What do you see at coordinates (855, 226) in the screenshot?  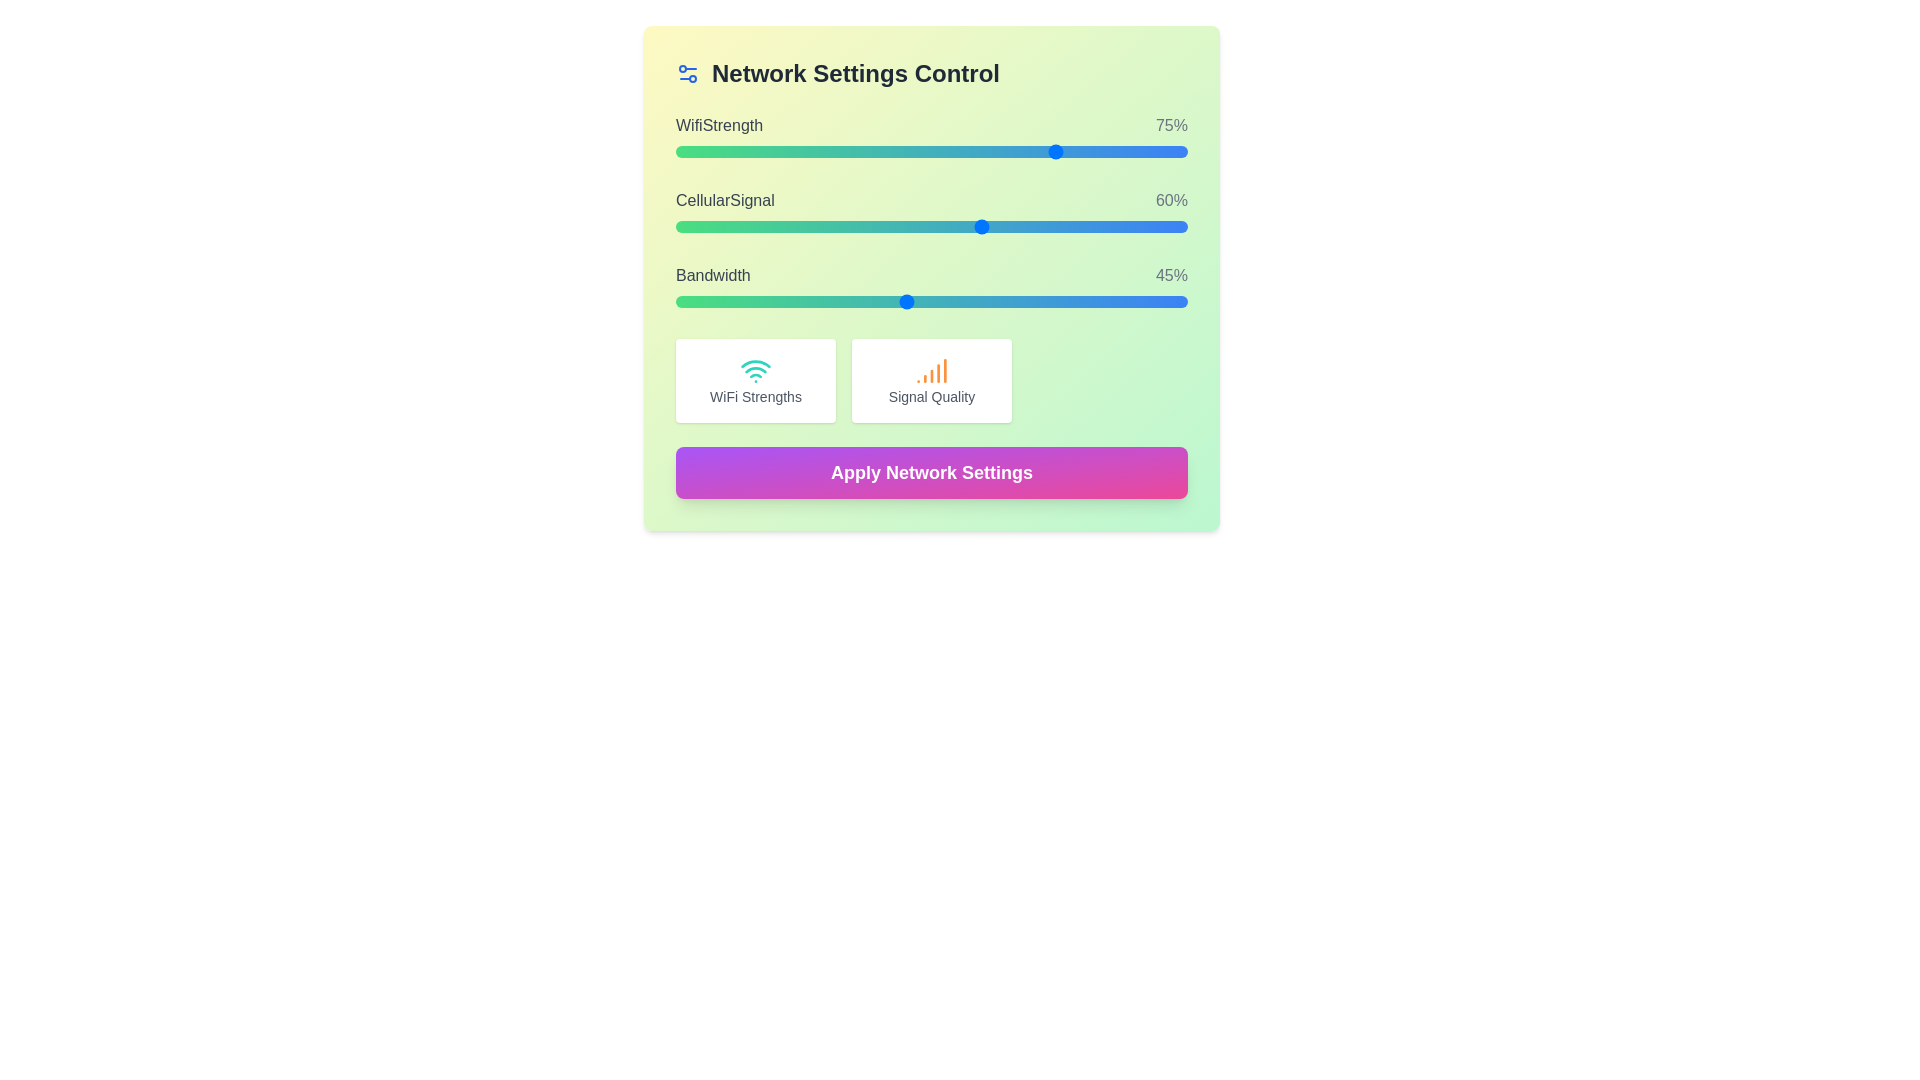 I see `the Cellular Signal slider` at bounding box center [855, 226].